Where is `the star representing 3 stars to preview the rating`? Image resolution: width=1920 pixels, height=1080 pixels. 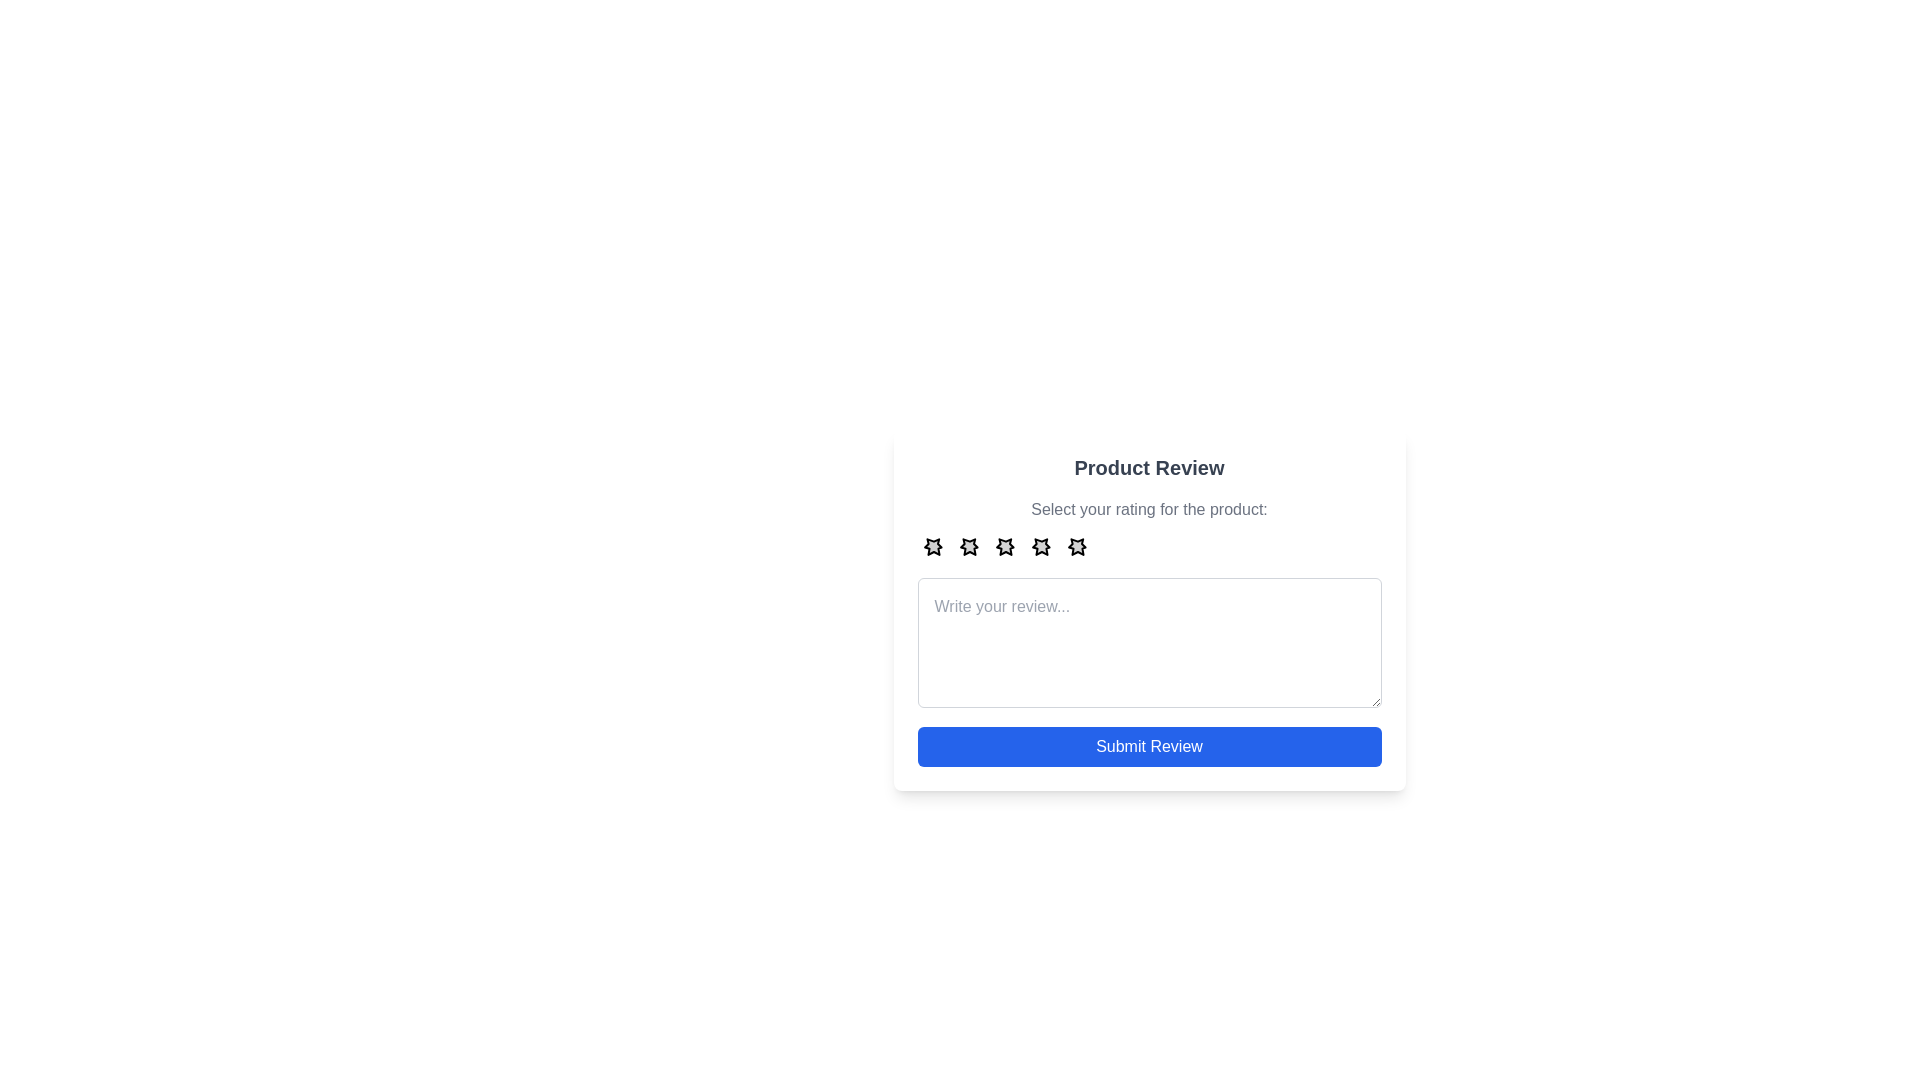 the star representing 3 stars to preview the rating is located at coordinates (1005, 546).